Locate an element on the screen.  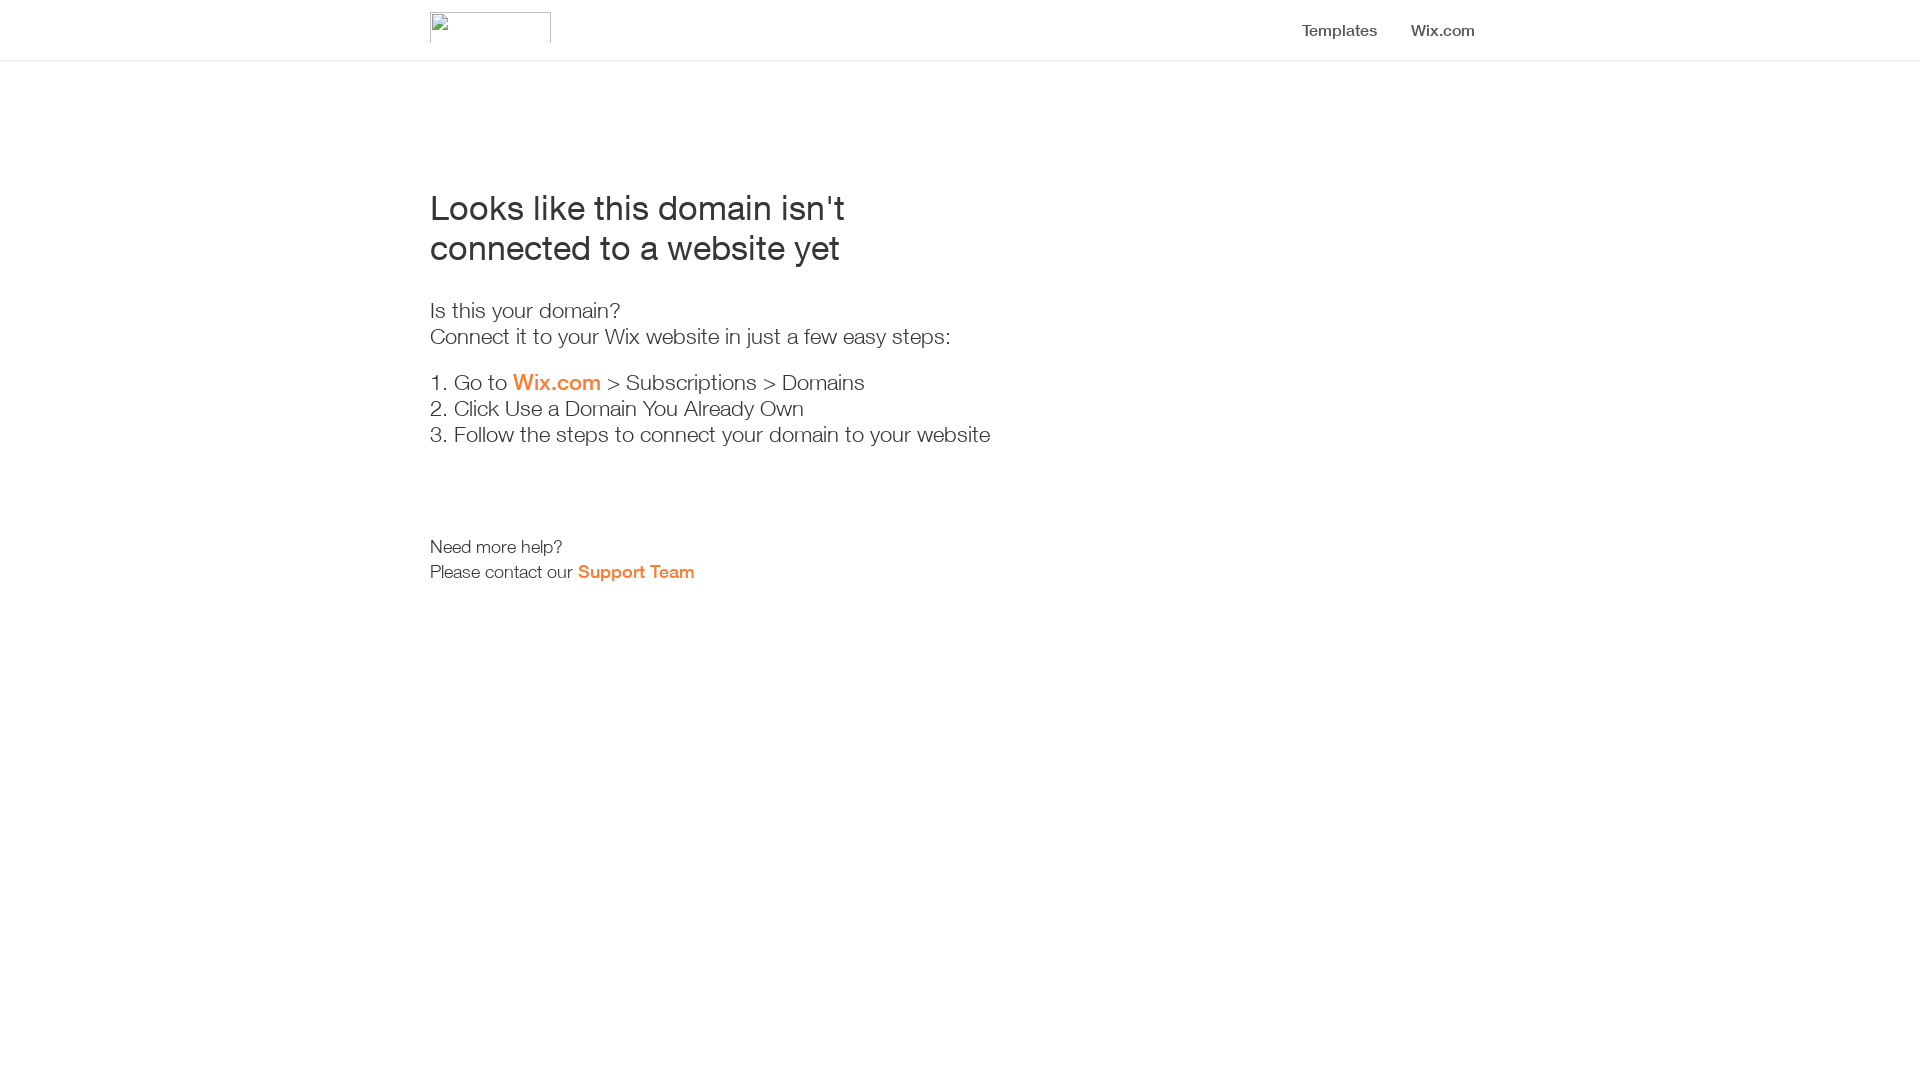
'Support Team' is located at coordinates (635, 570).